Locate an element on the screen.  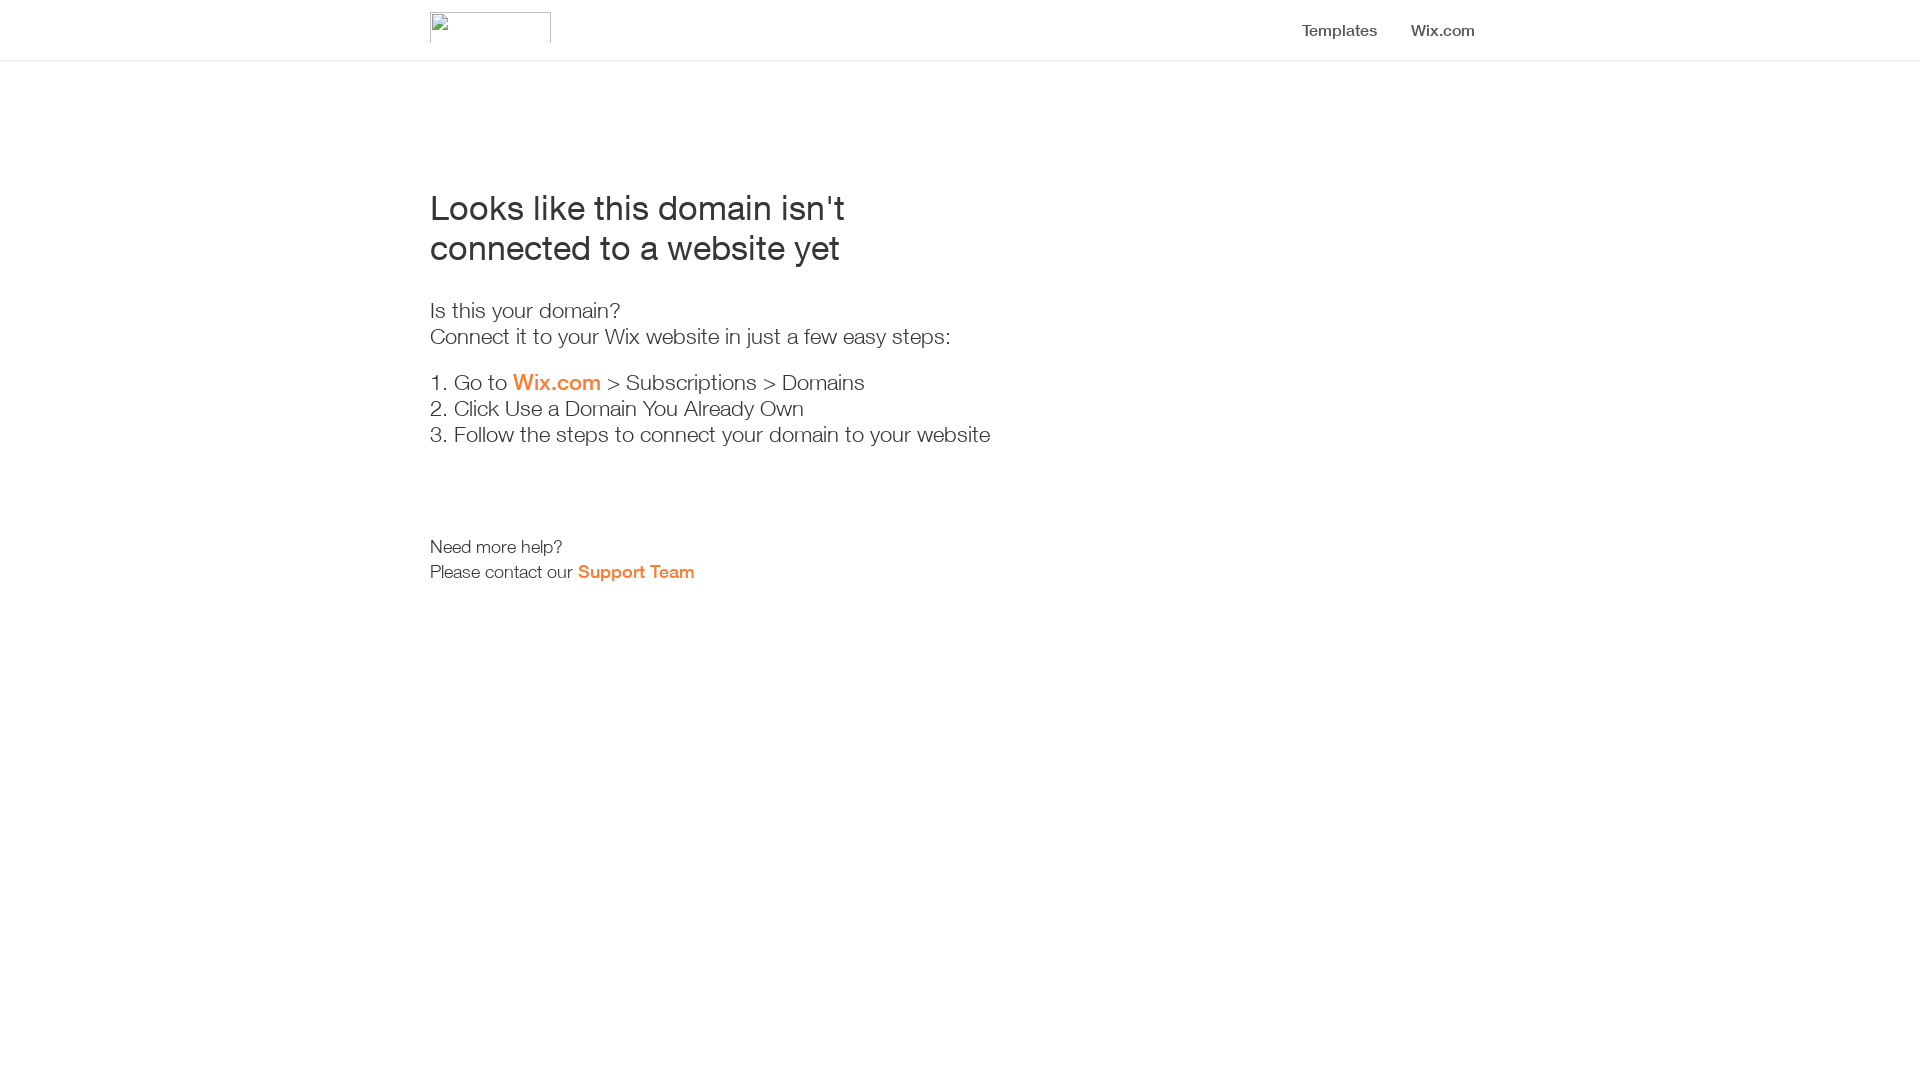
'Support Team' is located at coordinates (635, 570).